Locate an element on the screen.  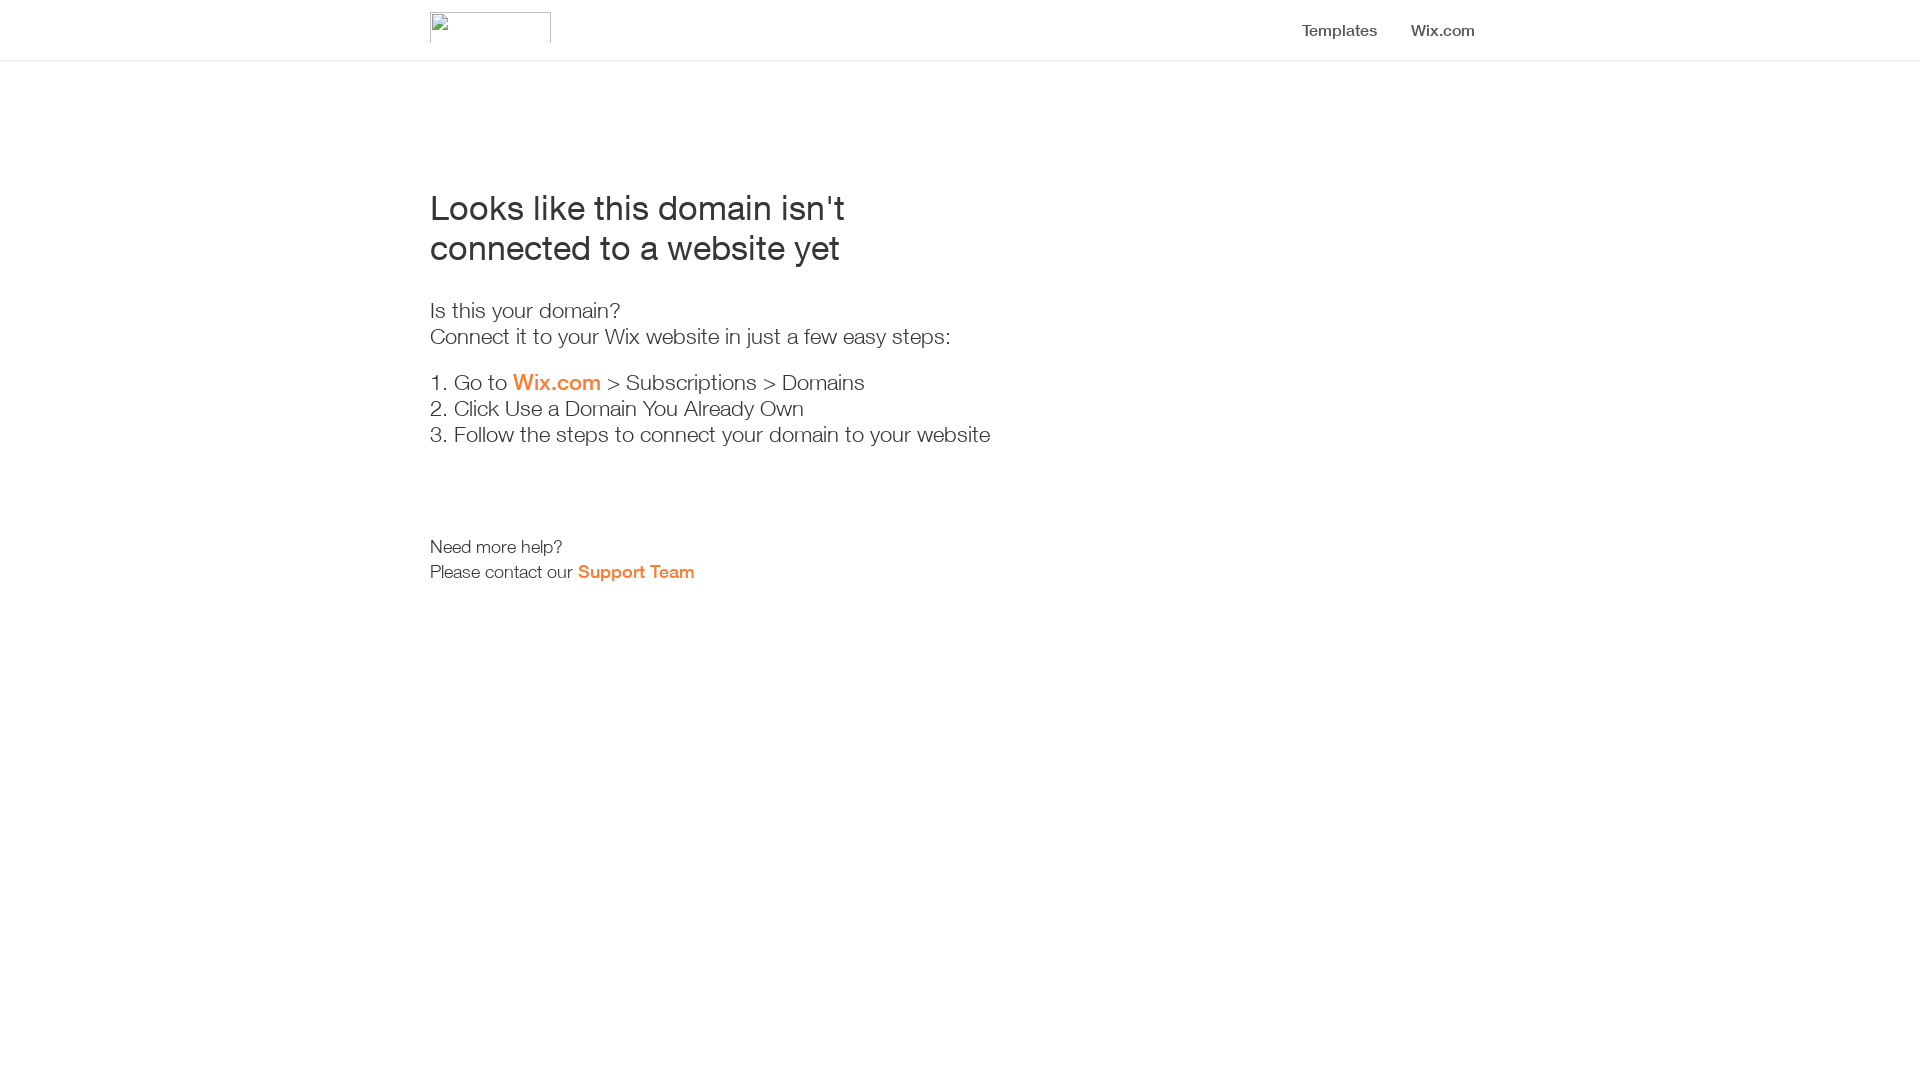
'Support Team' is located at coordinates (635, 570).